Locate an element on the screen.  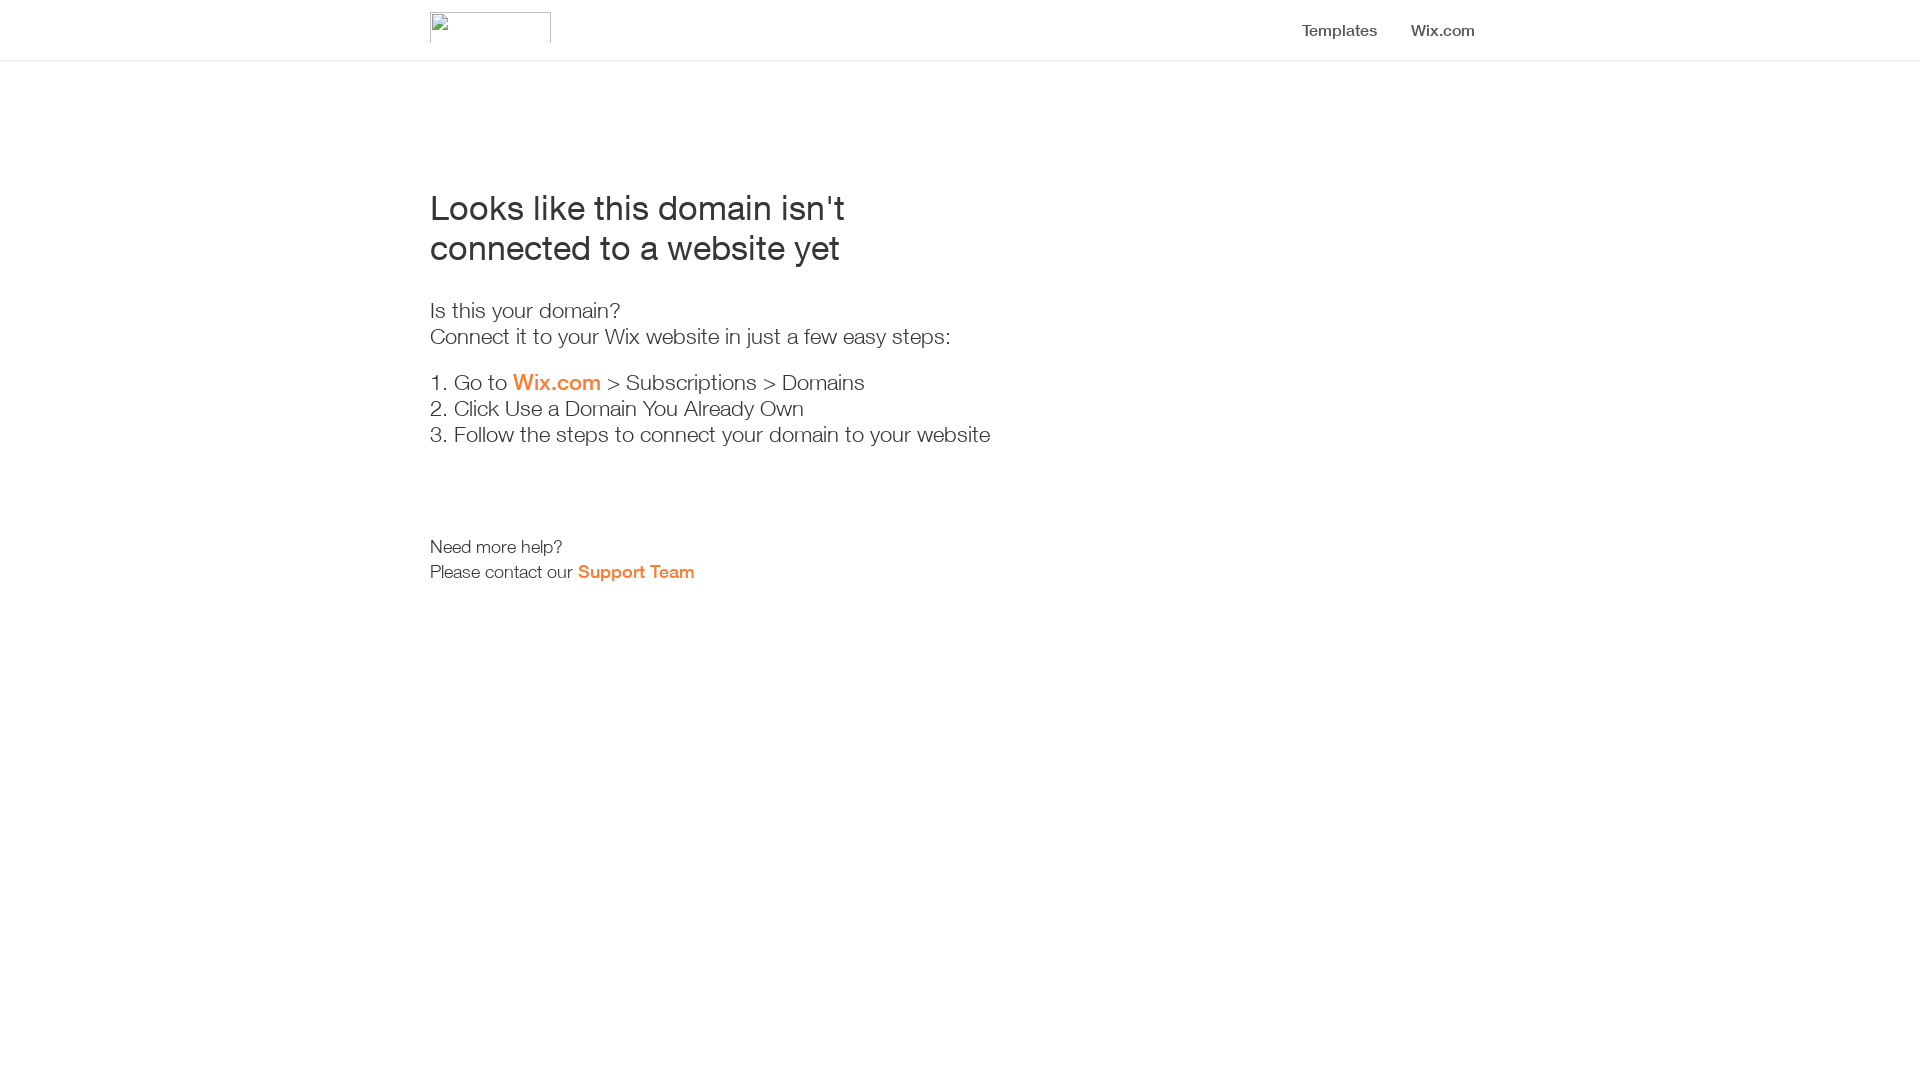
'Support Team' is located at coordinates (635, 570).